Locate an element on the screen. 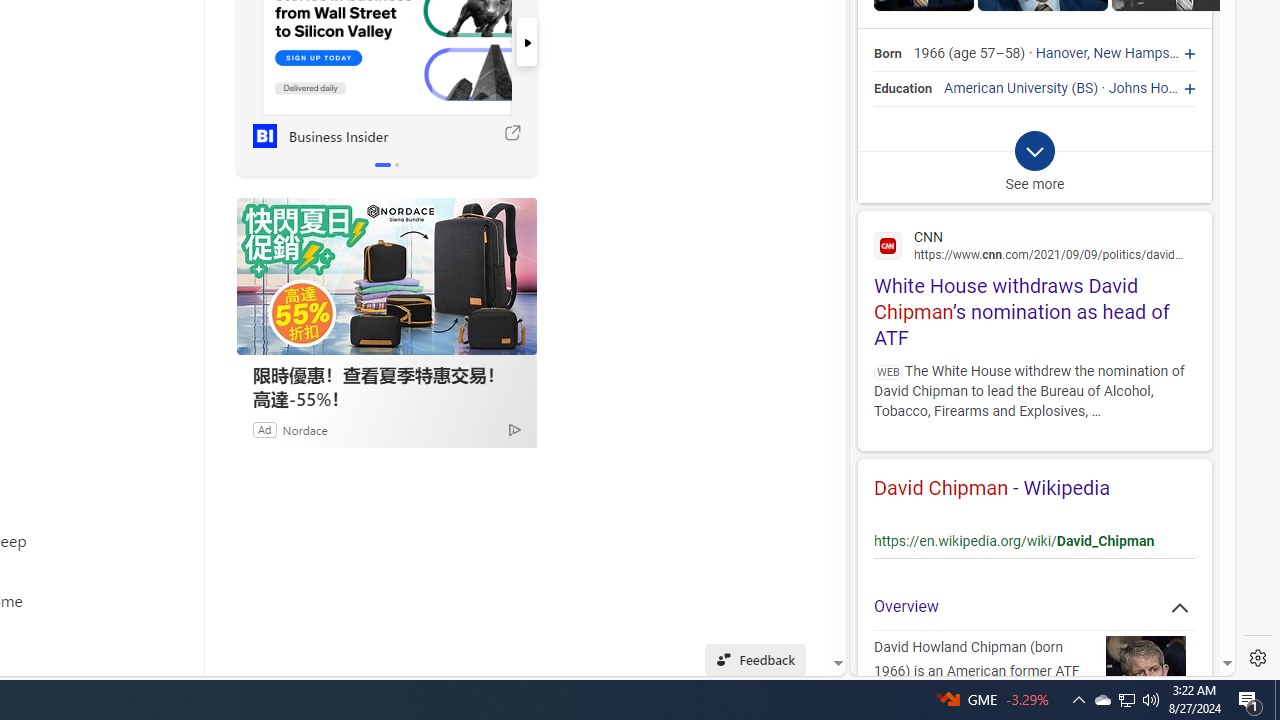  'Class: b_exp_chevron_svg b_expmob_chev' is located at coordinates (1034, 150).